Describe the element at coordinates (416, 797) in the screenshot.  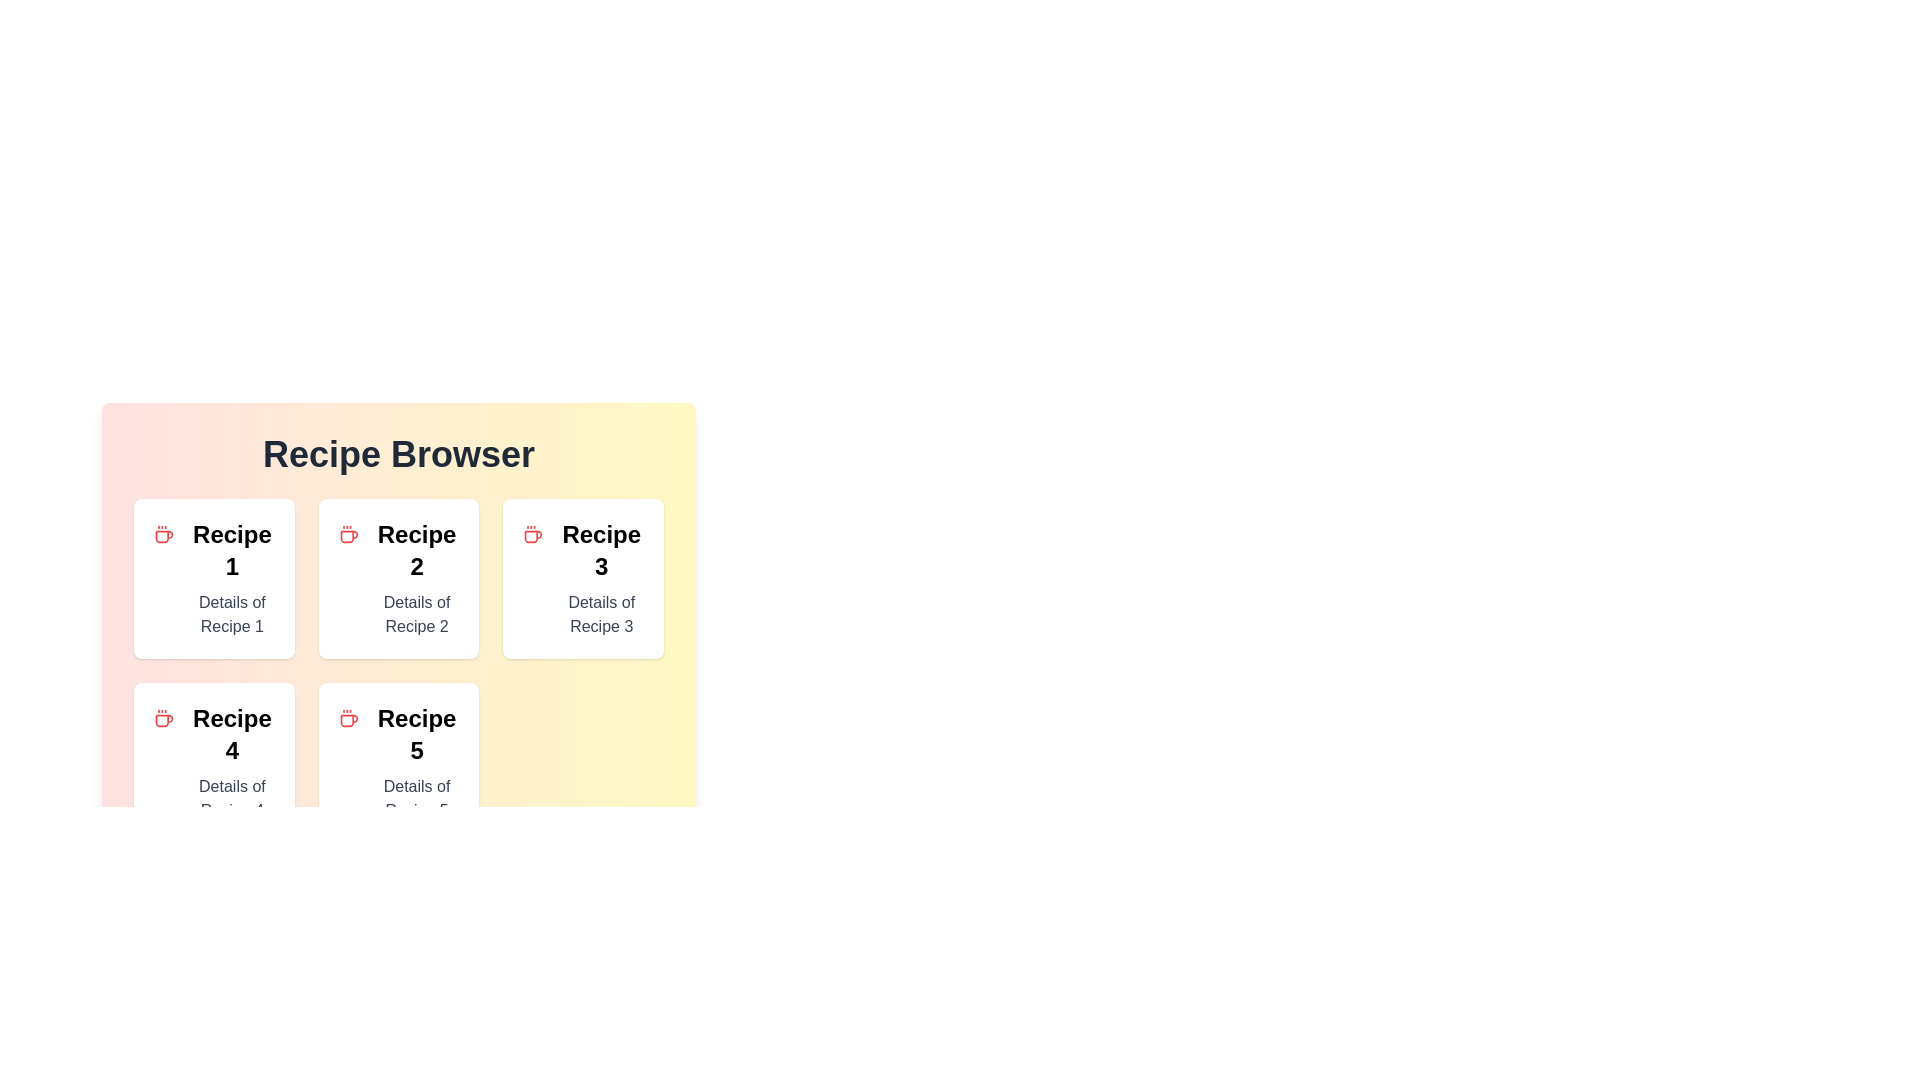
I see `text displayed in the label below 'Recipe 5' in the second row, third column of the grid layout` at that location.